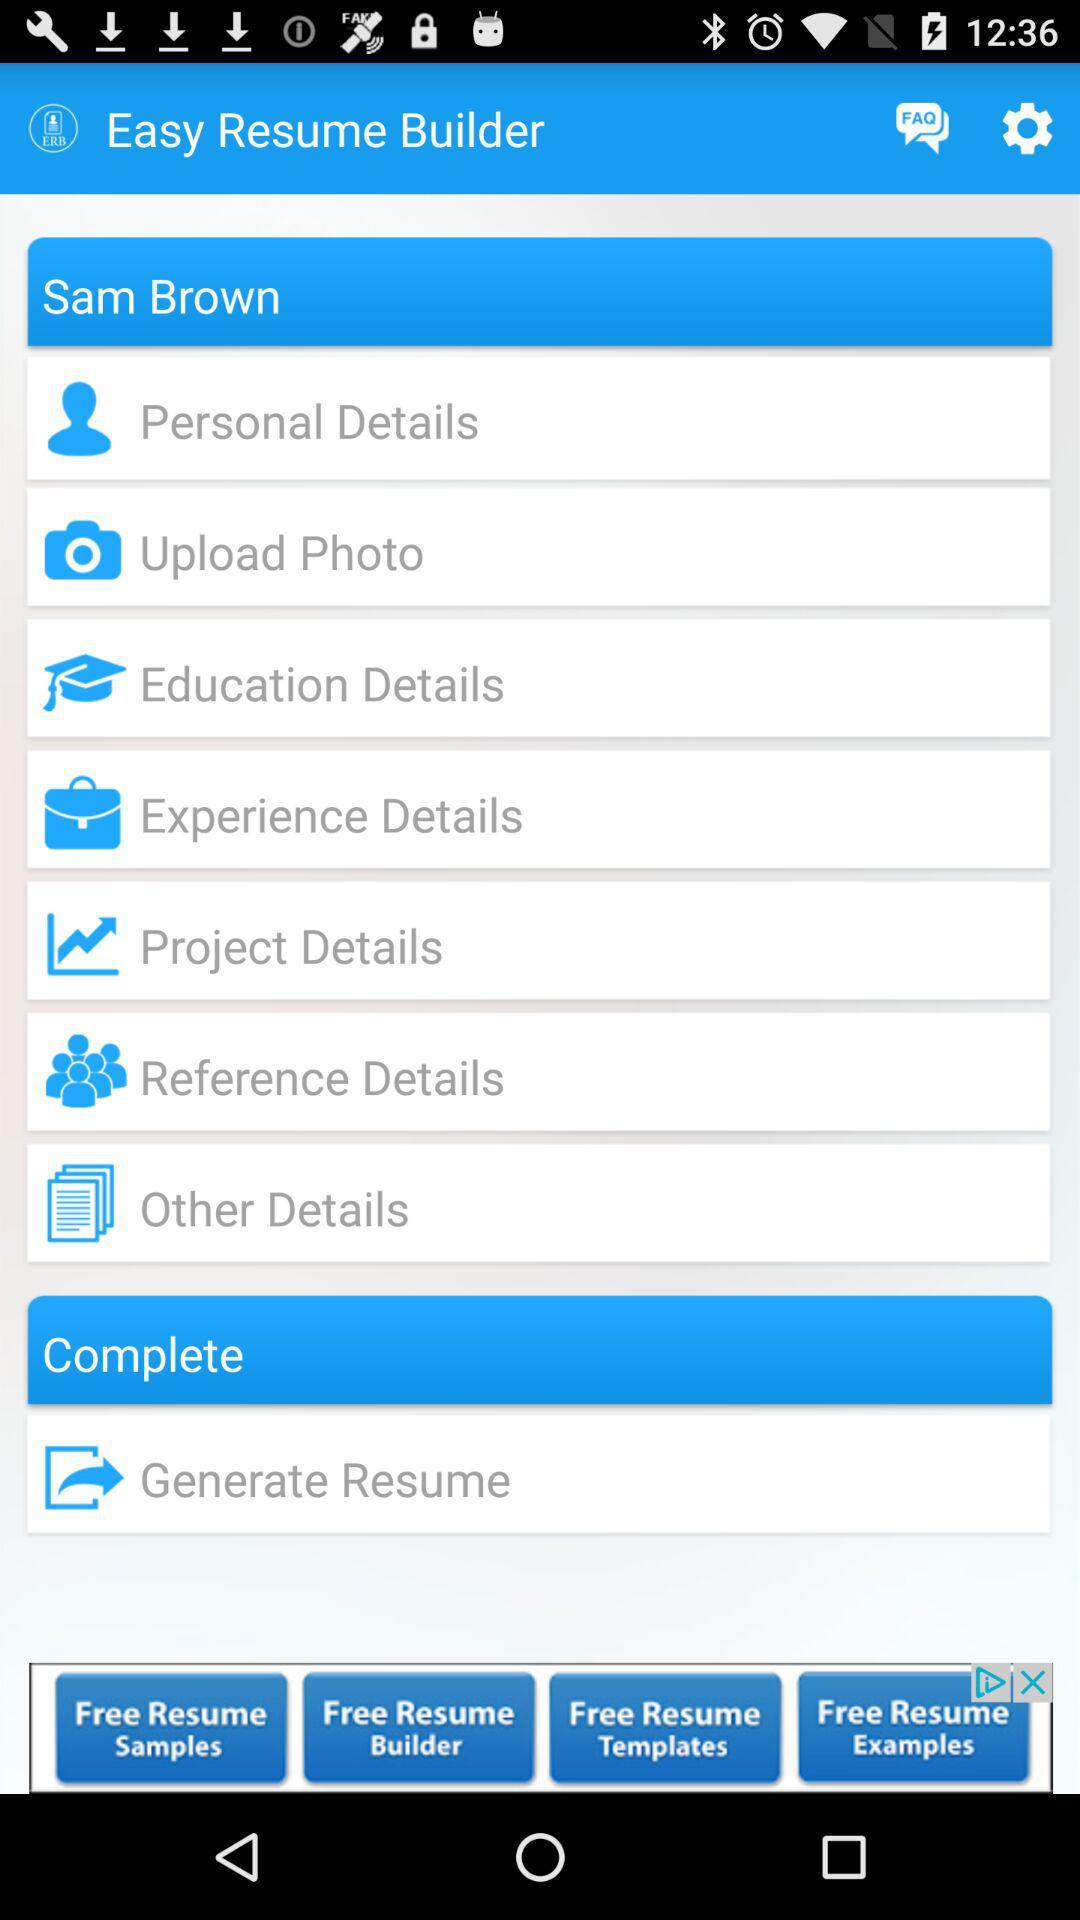  What do you see at coordinates (922, 127) in the screenshot?
I see `frequently asked the questions` at bounding box center [922, 127].